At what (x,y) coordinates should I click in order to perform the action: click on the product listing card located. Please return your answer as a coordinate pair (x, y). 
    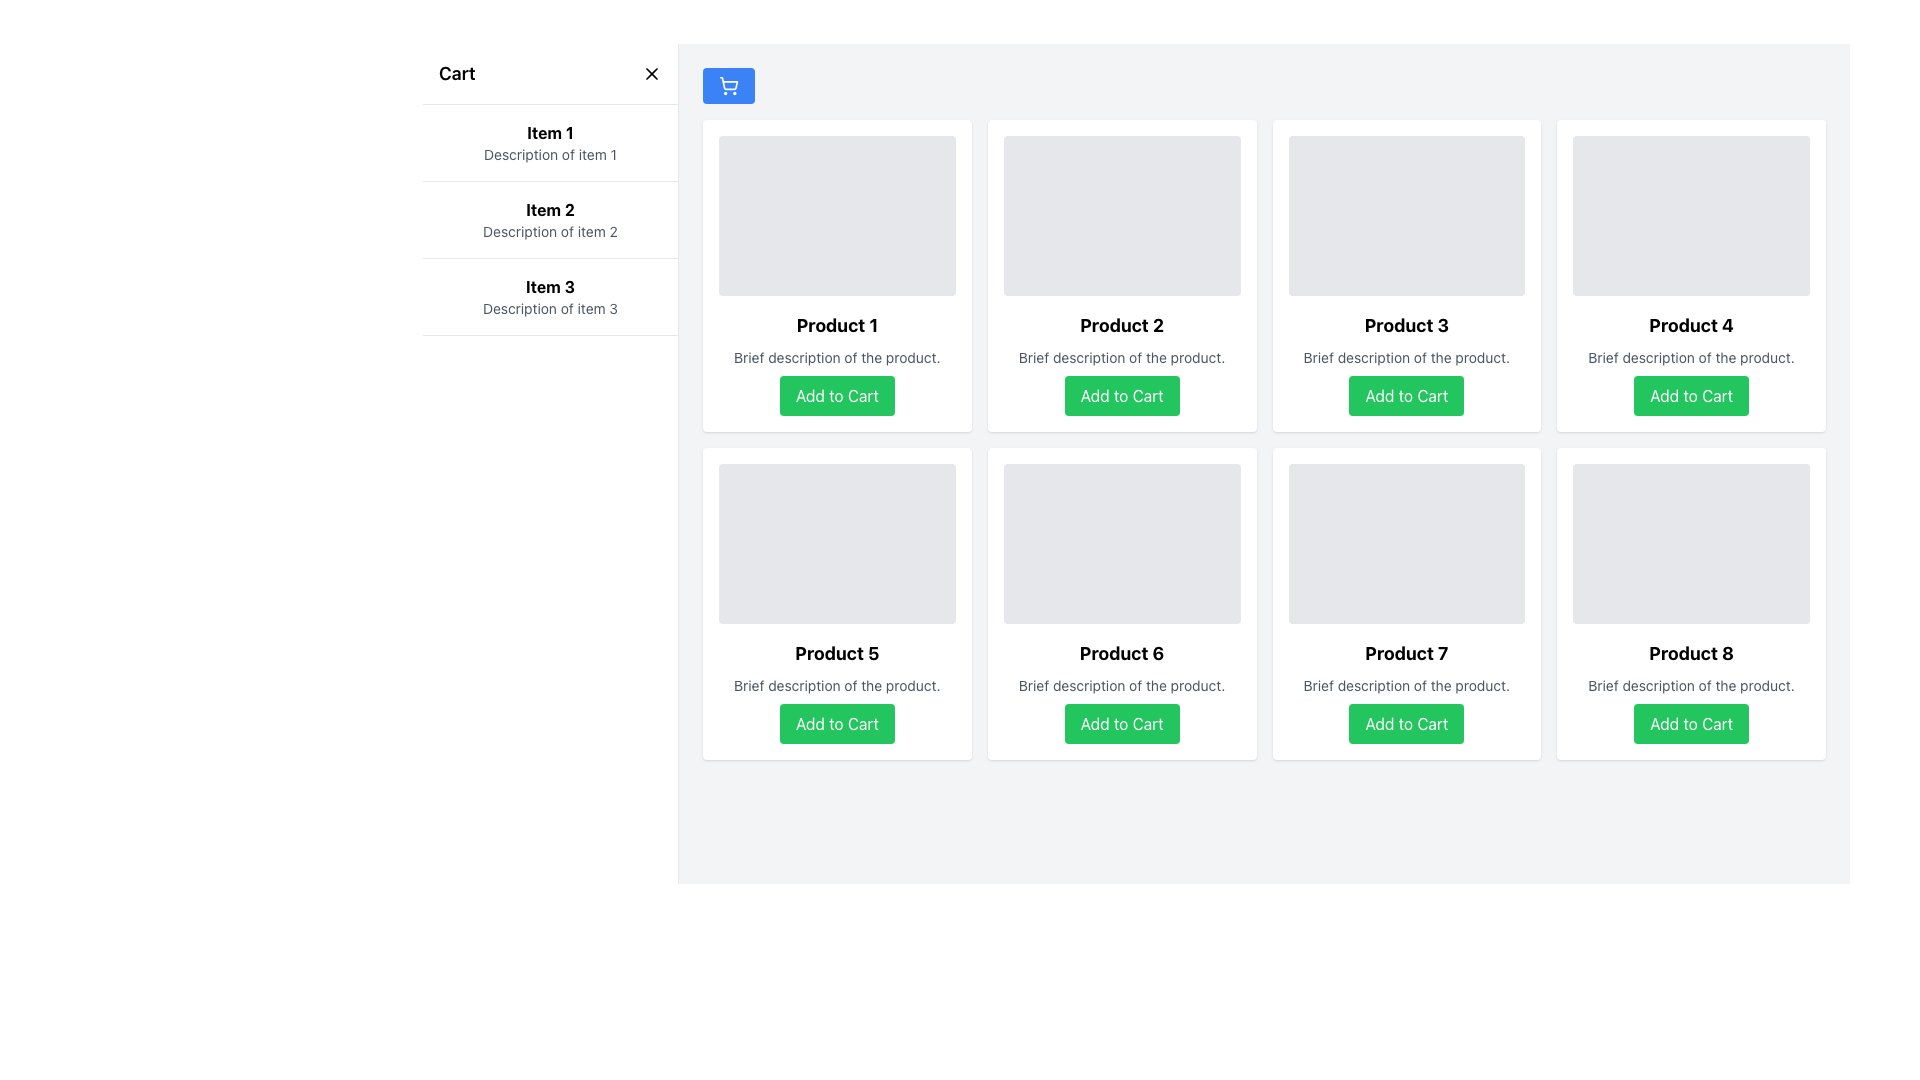
    Looking at the image, I should click on (1122, 603).